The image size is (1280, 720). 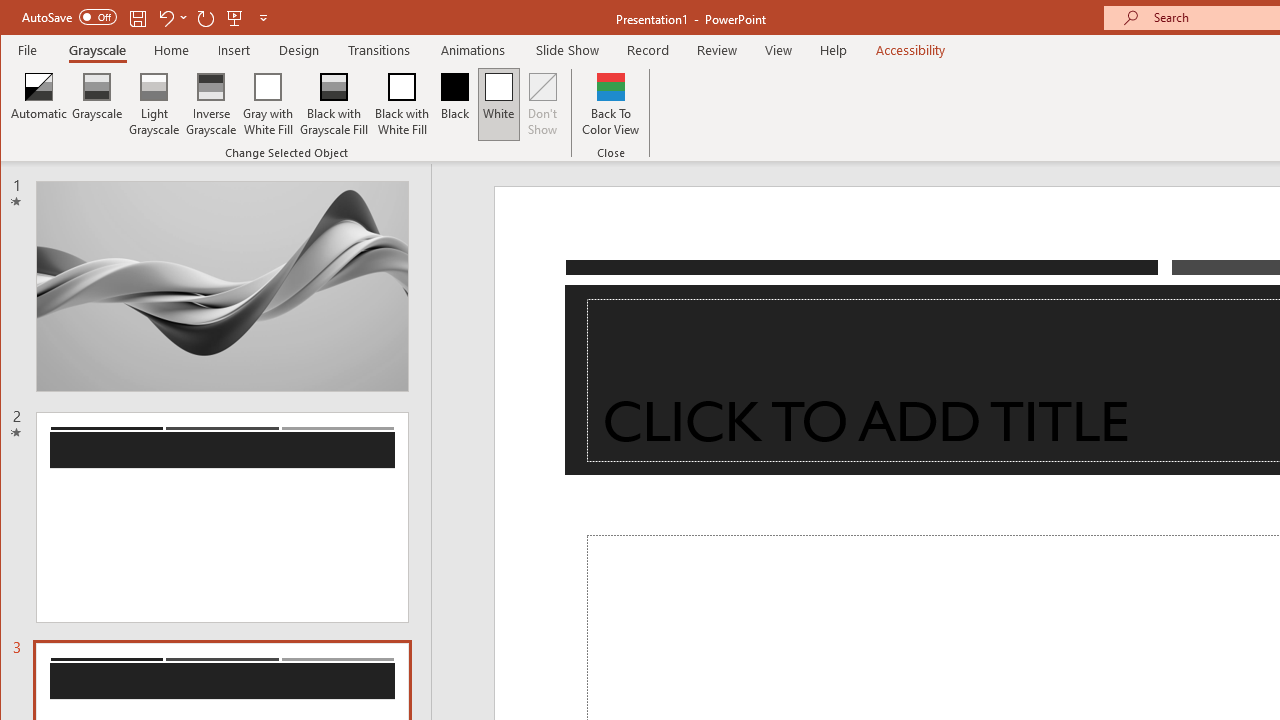 What do you see at coordinates (610, 104) in the screenshot?
I see `'Back To Color View'` at bounding box center [610, 104].